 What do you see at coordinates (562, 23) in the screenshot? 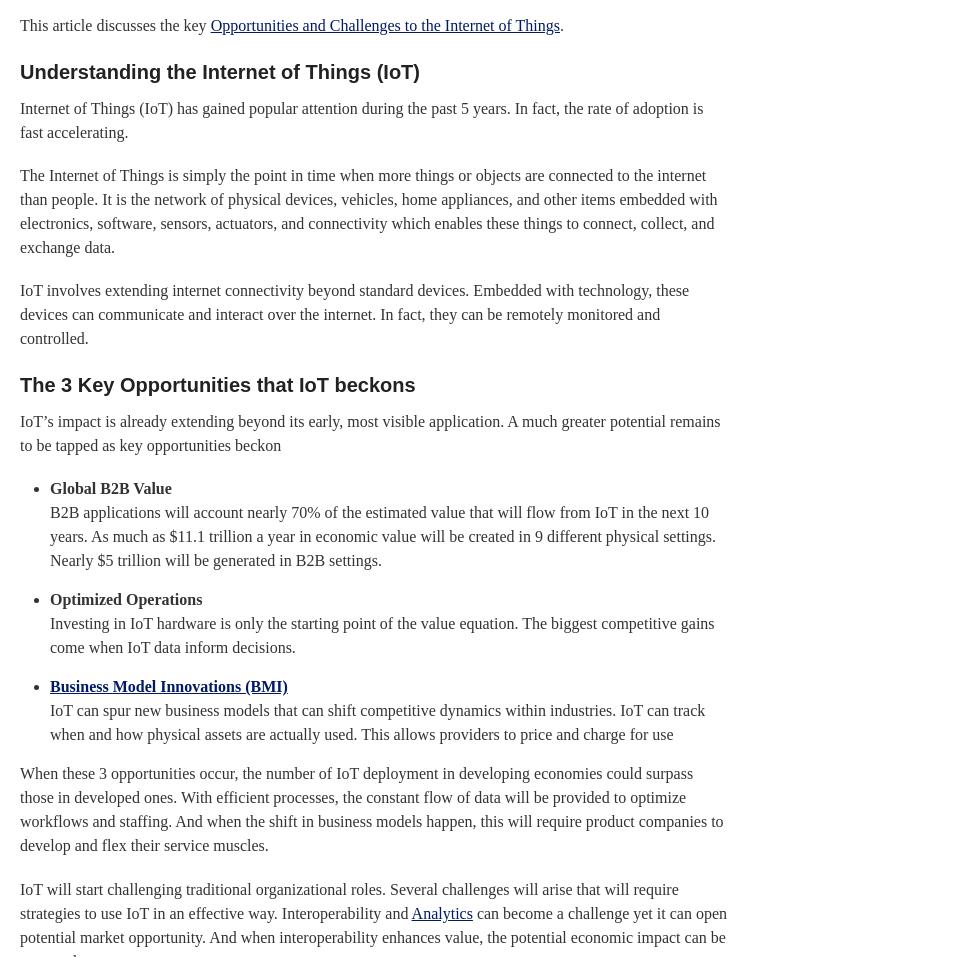
I see `'.'` at bounding box center [562, 23].